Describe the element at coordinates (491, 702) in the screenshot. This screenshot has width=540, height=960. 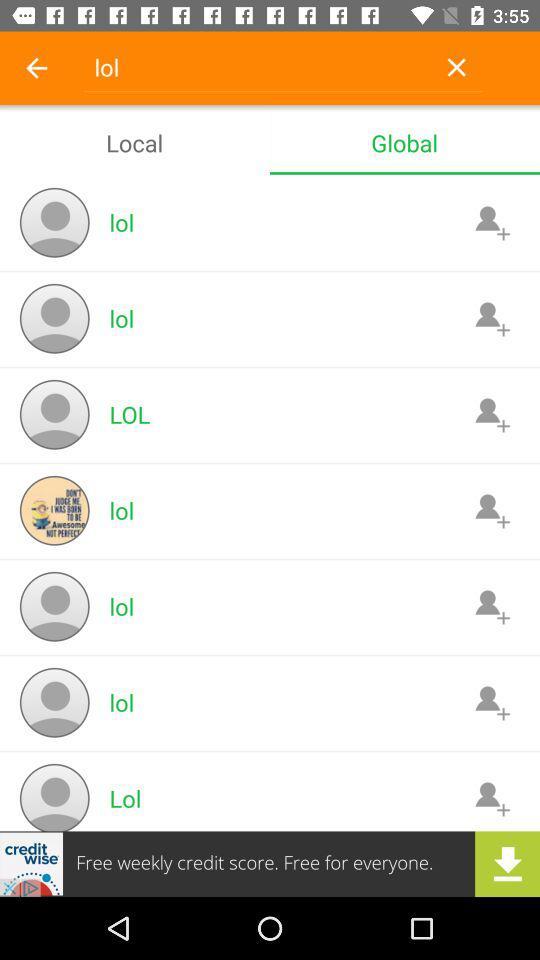
I see `contact` at that location.